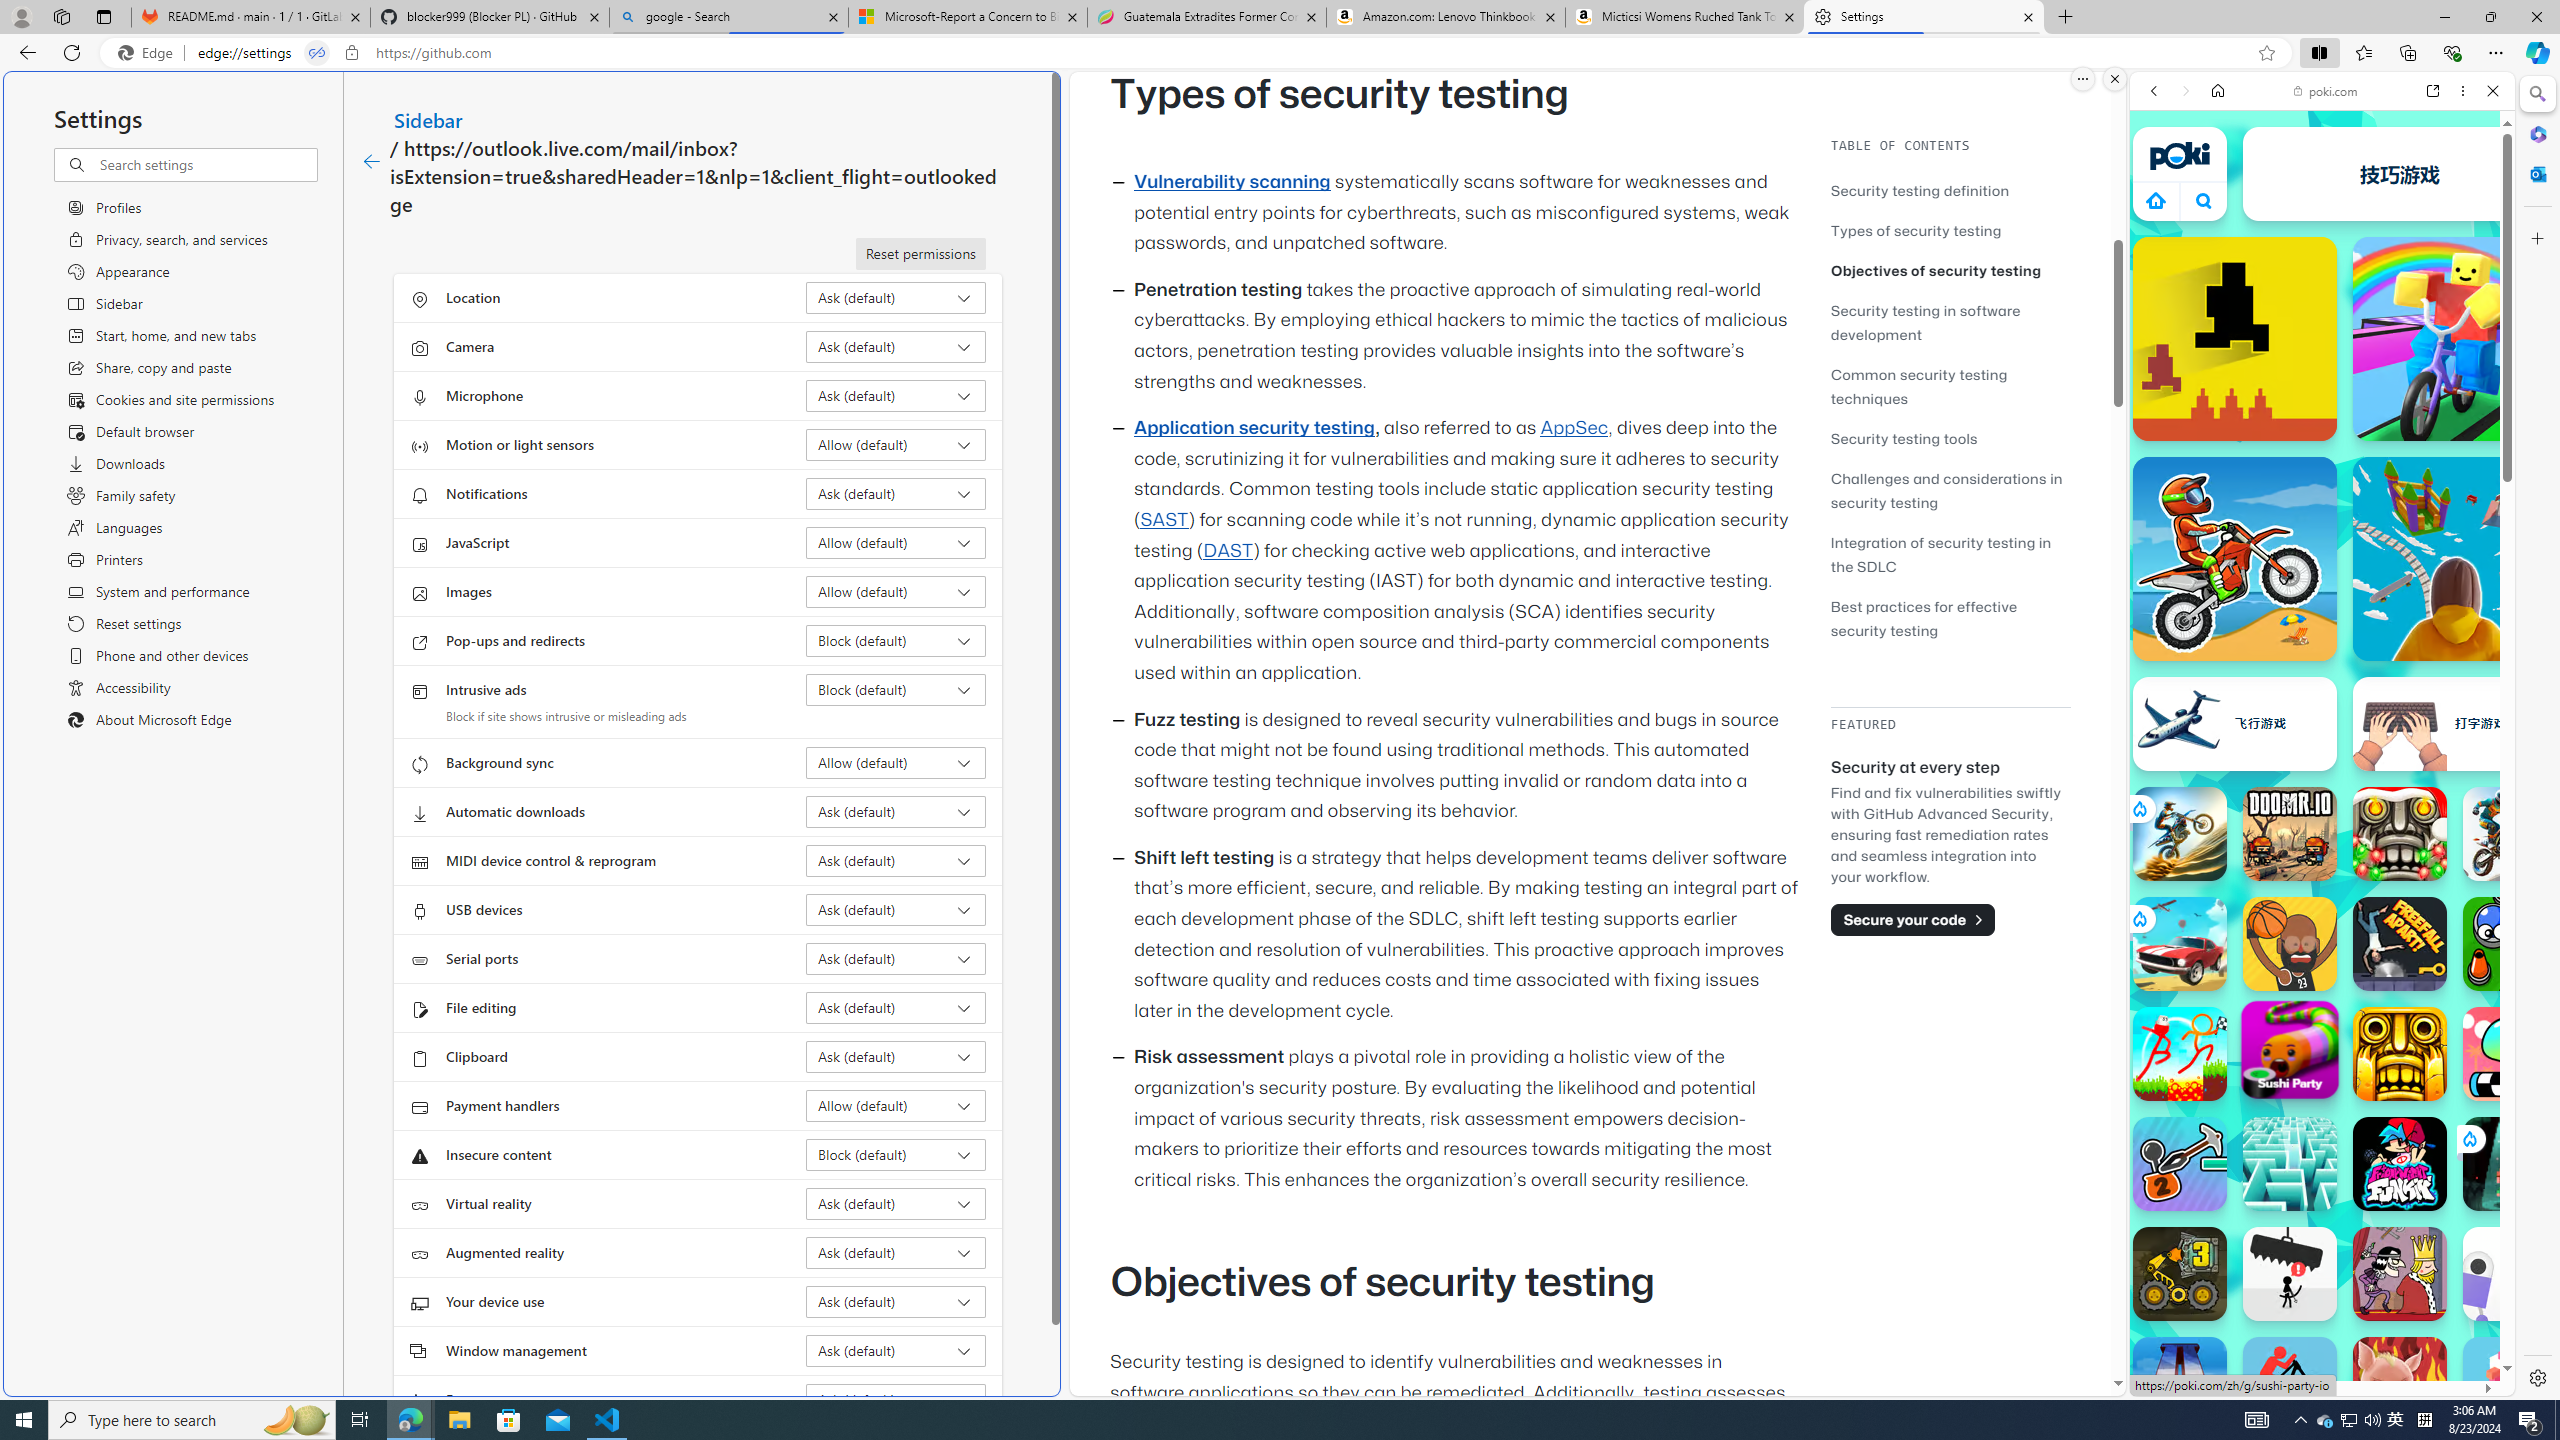  Describe the element at coordinates (2510, 834) in the screenshot. I see `'Trial Mania'` at that location.